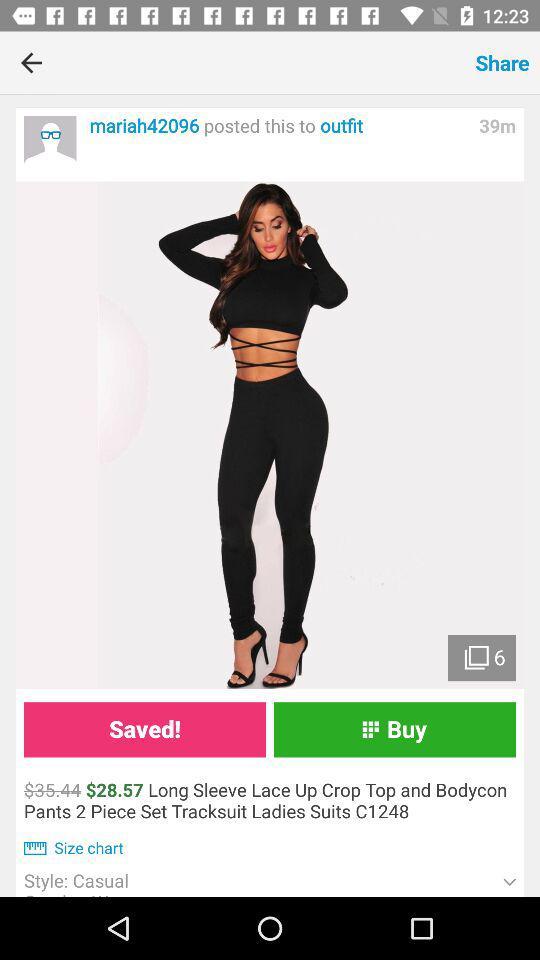 This screenshot has height=960, width=540. I want to click on the share button to the top right corner, so click(501, 62).